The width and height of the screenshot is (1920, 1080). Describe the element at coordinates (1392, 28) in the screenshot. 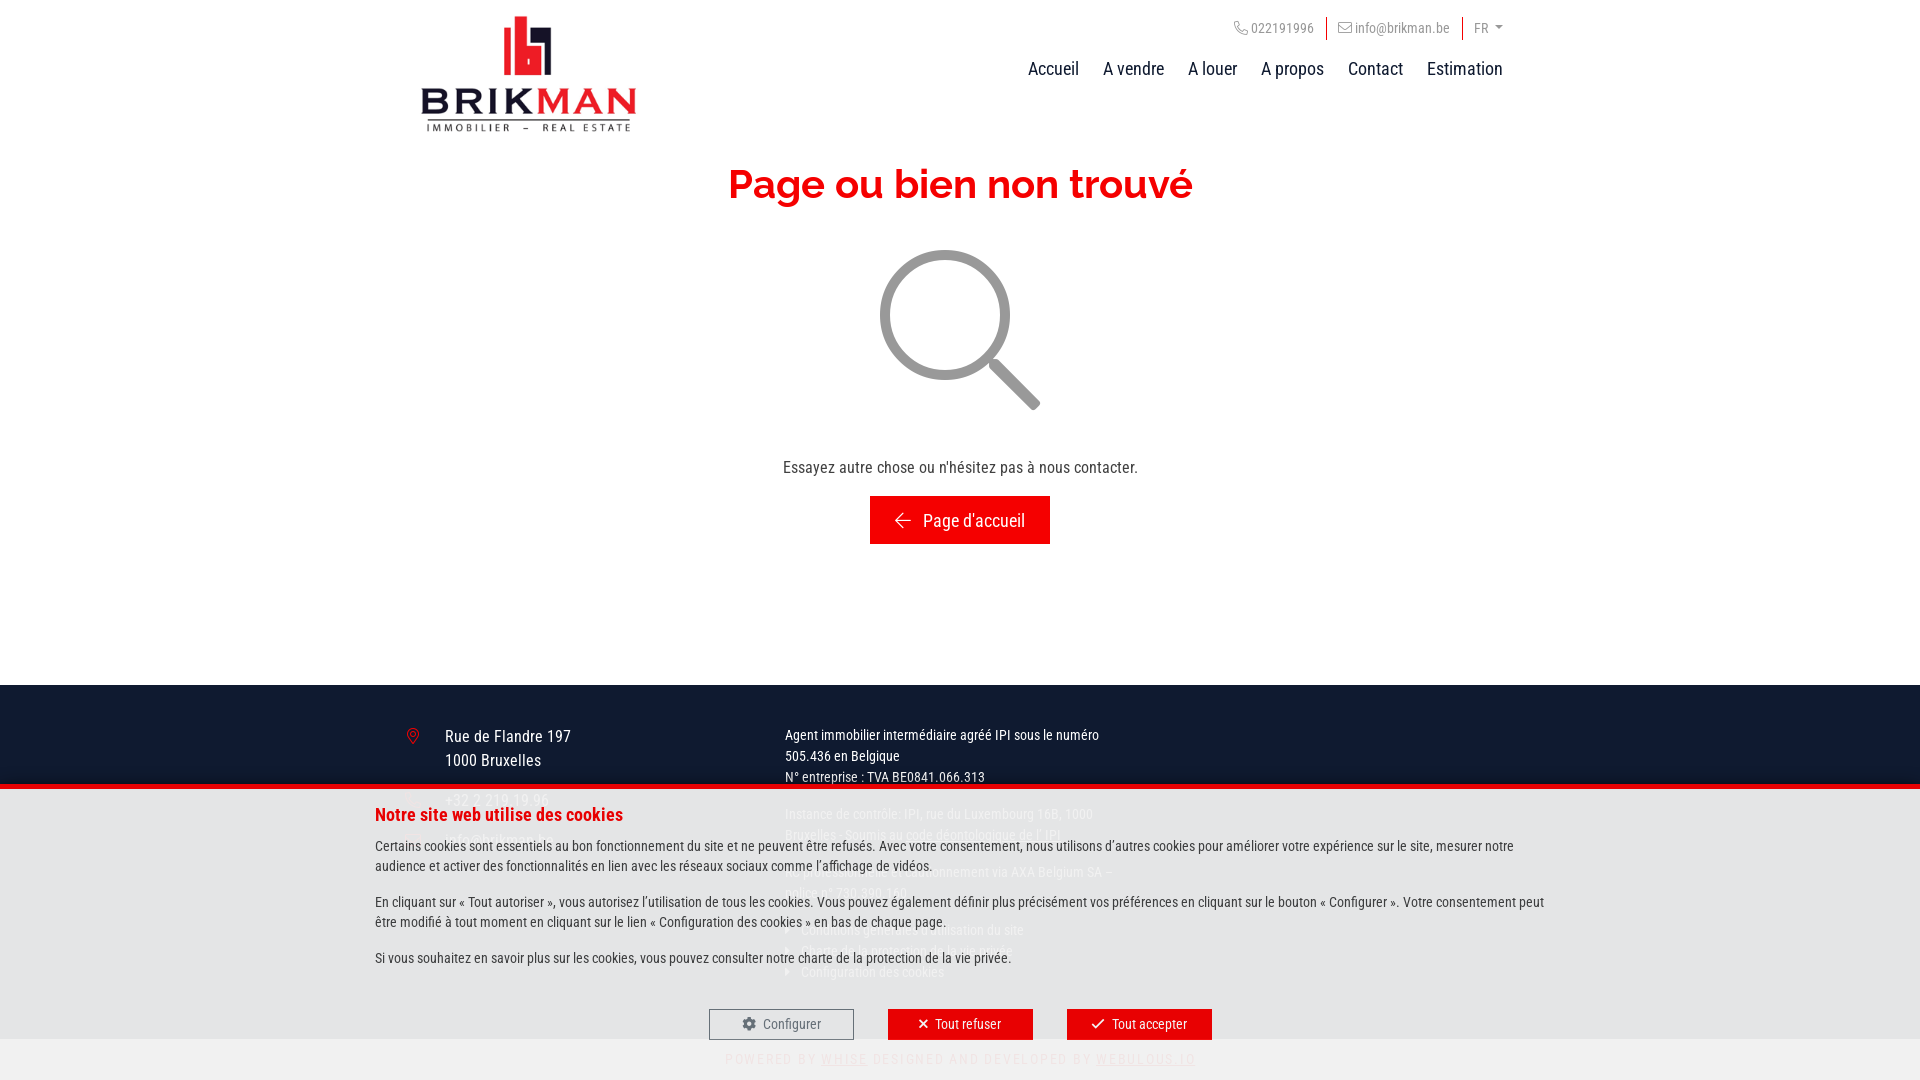

I see `'info@brikman.be'` at that location.